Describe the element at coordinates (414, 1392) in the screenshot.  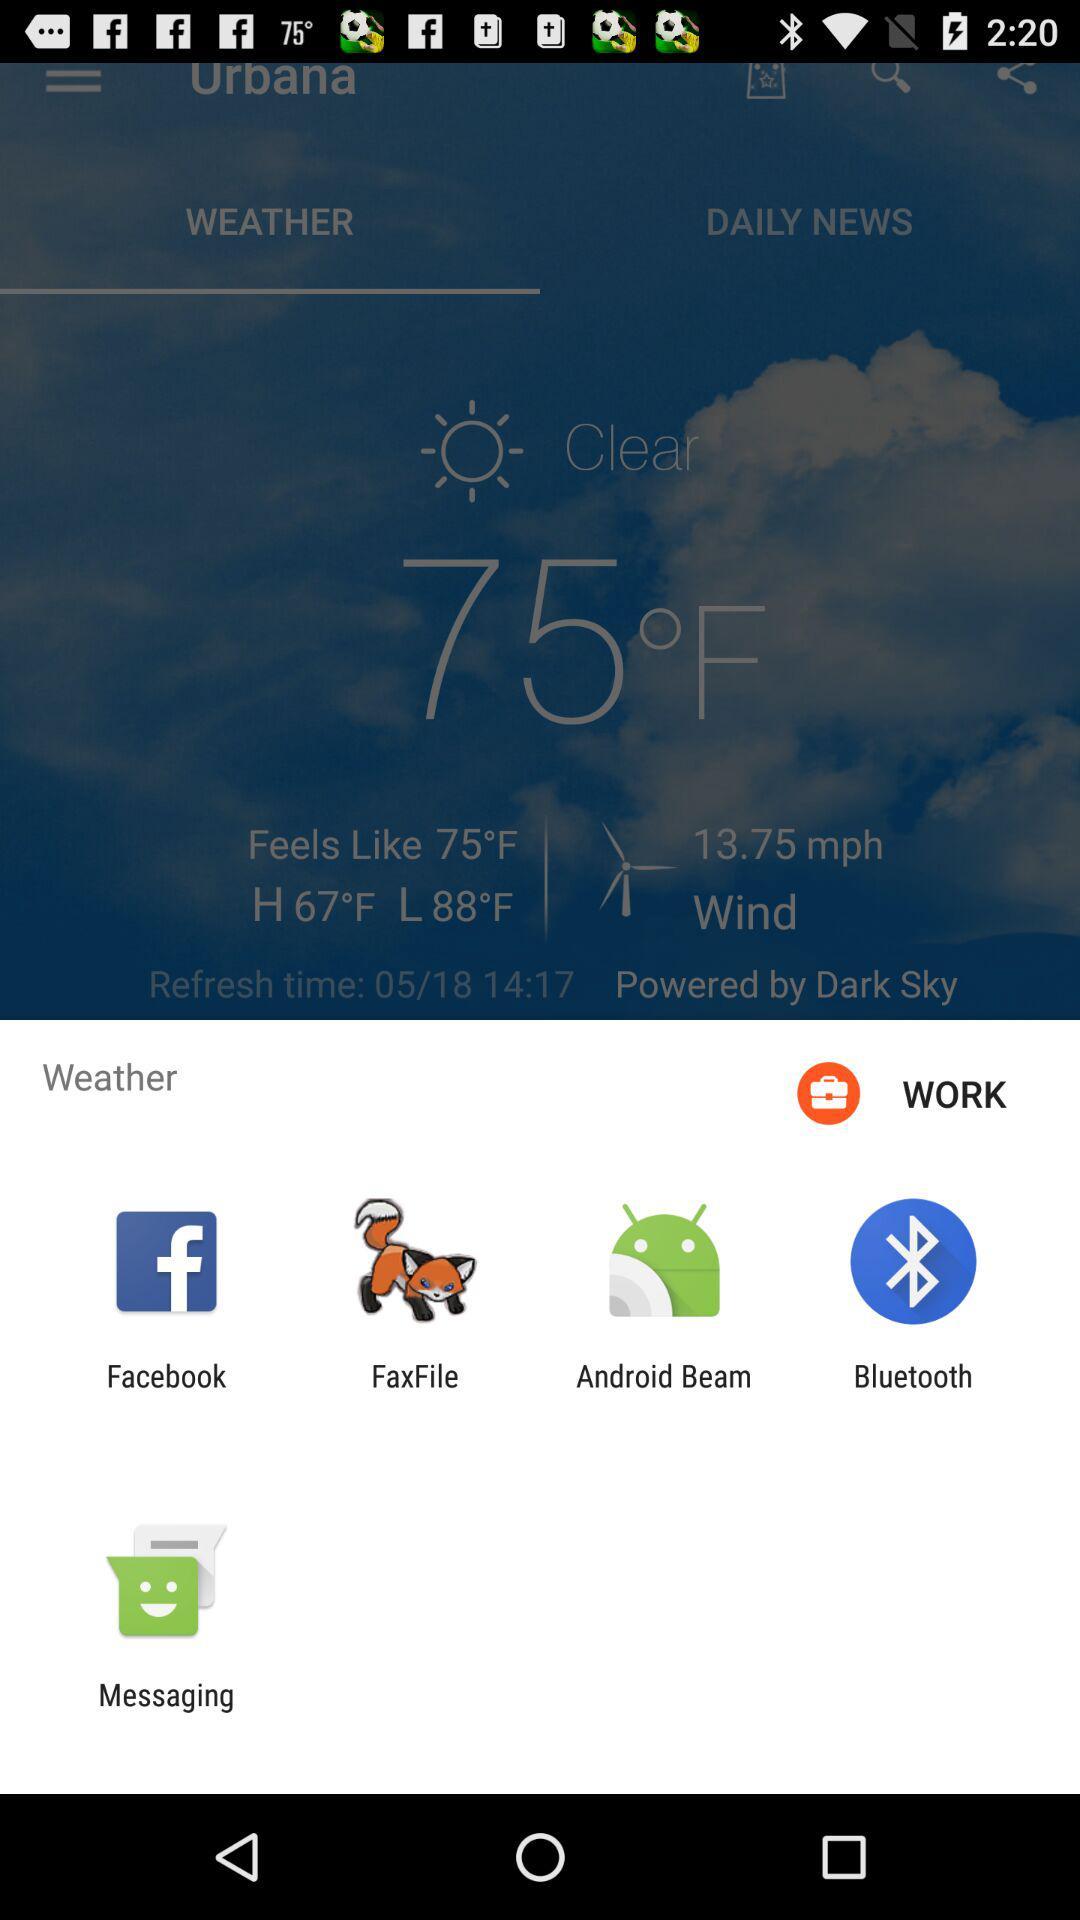
I see `the item next to facebook item` at that location.